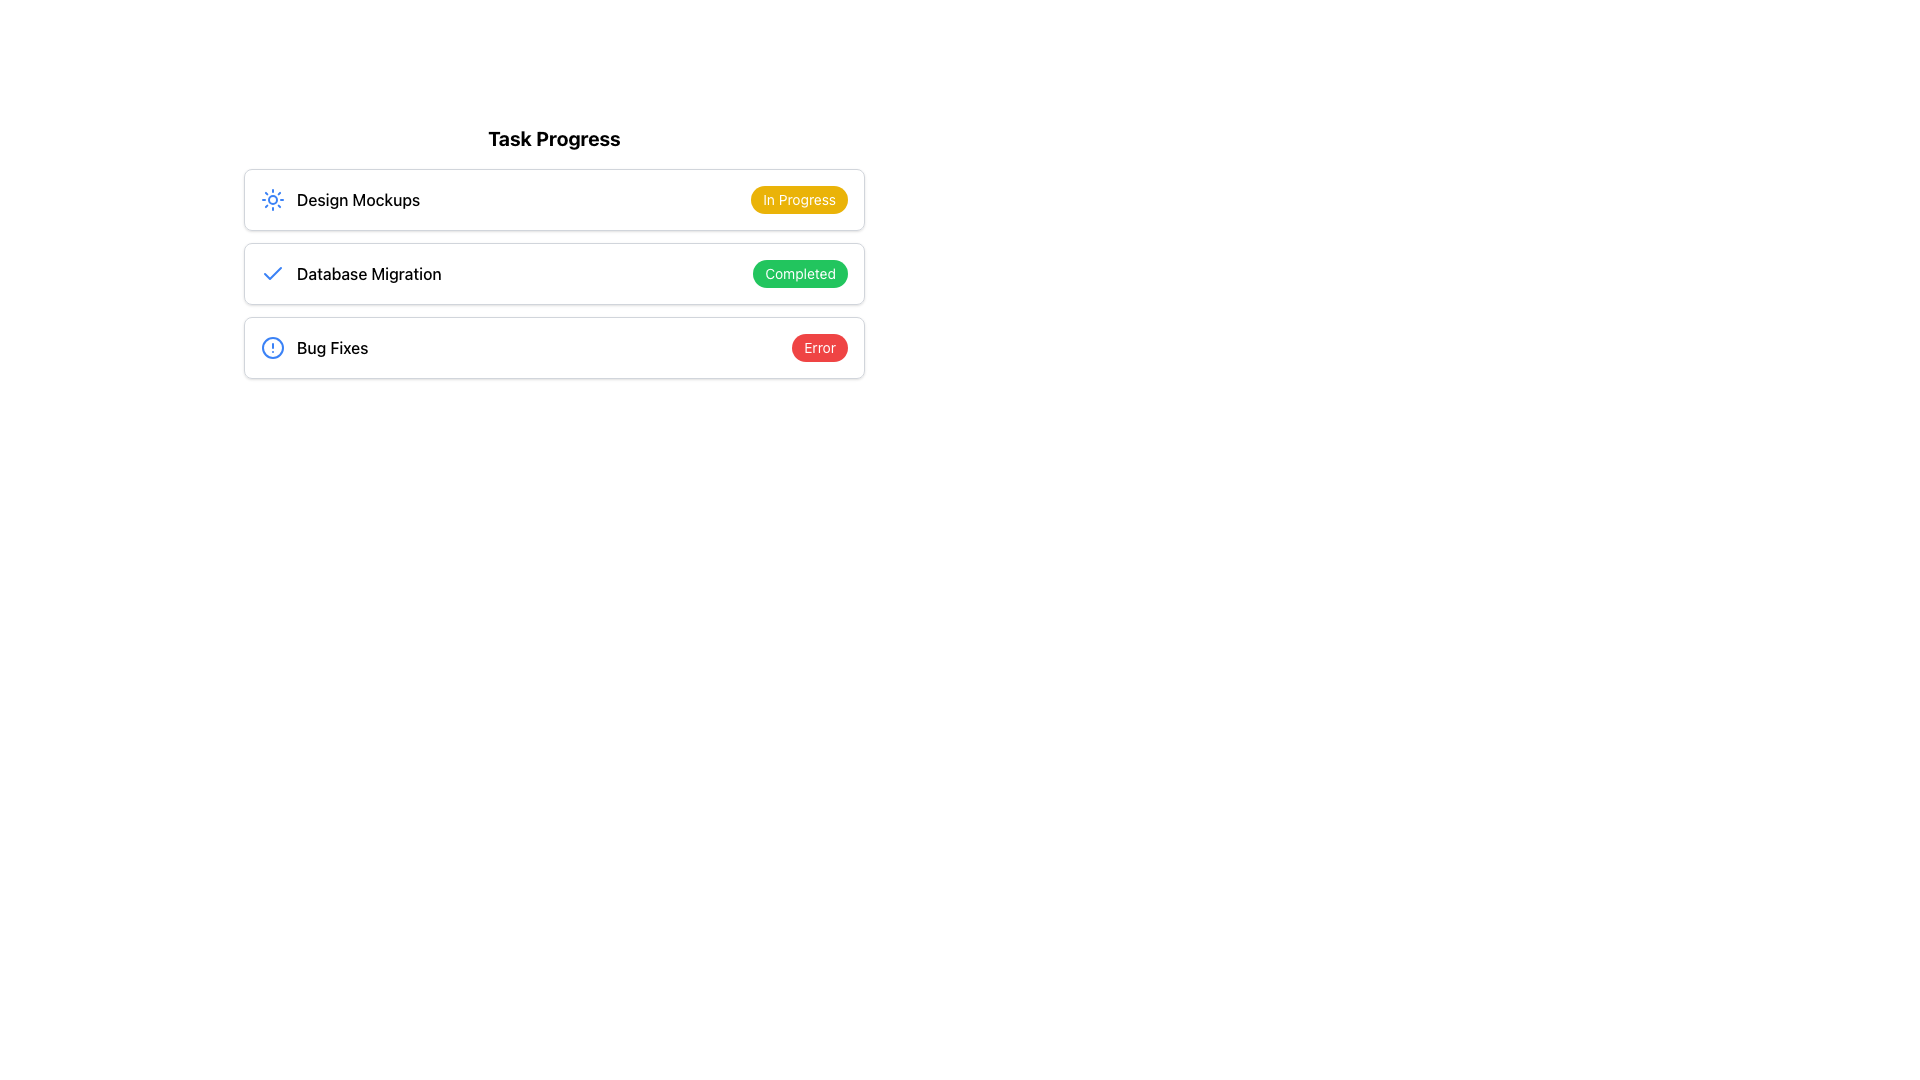  I want to click on the text label displaying 'Database Migration' with a blue checkmark icon, which indicates completion within the 'Task Progress' section, so click(351, 273).